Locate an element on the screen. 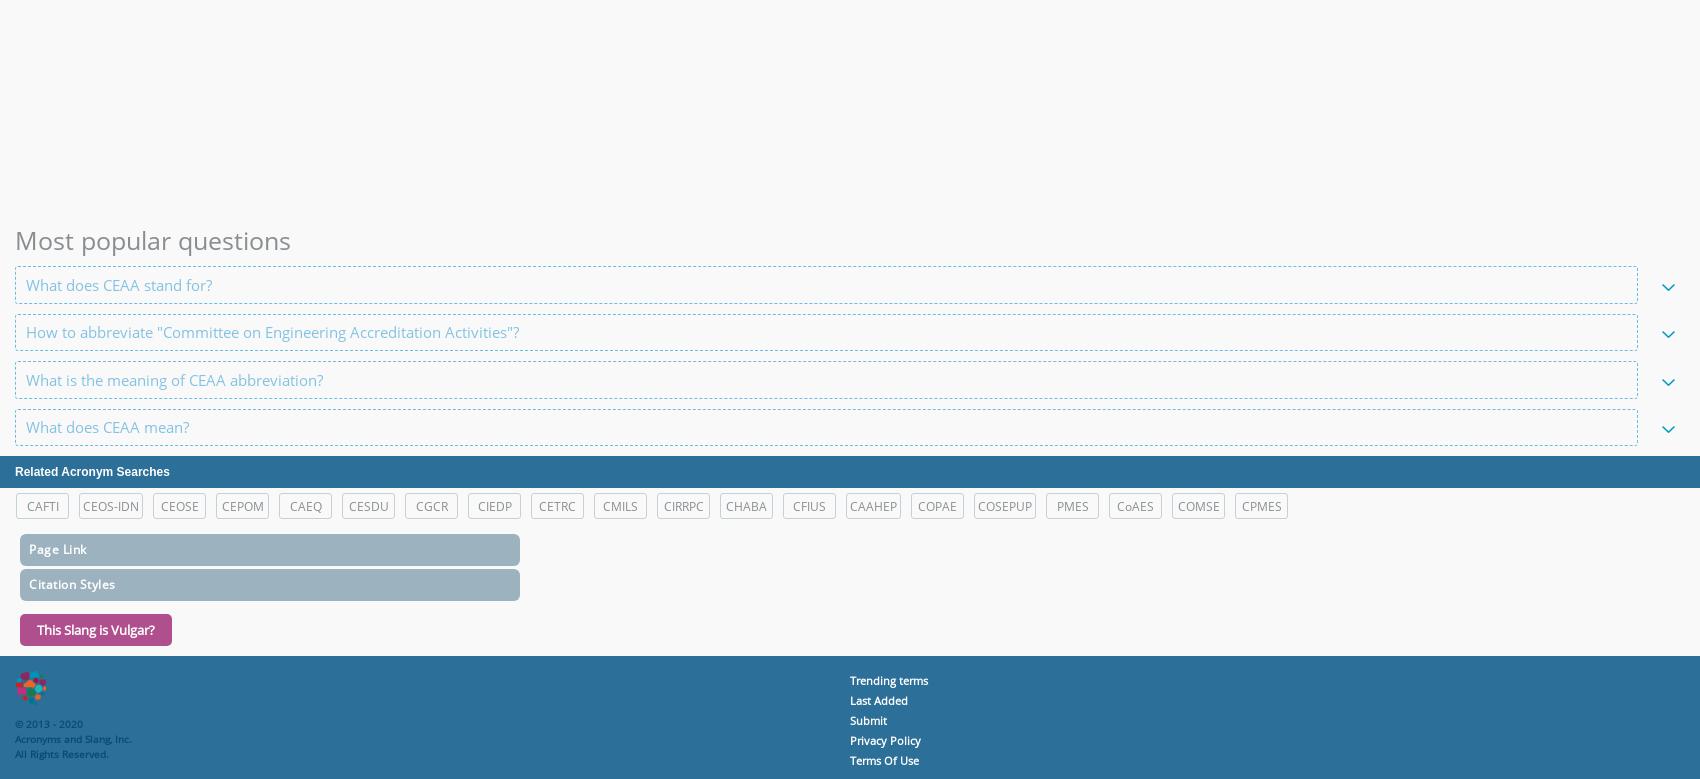 The image size is (1700, 779). 'Acronyms and Slang, Inc.' is located at coordinates (73, 738).